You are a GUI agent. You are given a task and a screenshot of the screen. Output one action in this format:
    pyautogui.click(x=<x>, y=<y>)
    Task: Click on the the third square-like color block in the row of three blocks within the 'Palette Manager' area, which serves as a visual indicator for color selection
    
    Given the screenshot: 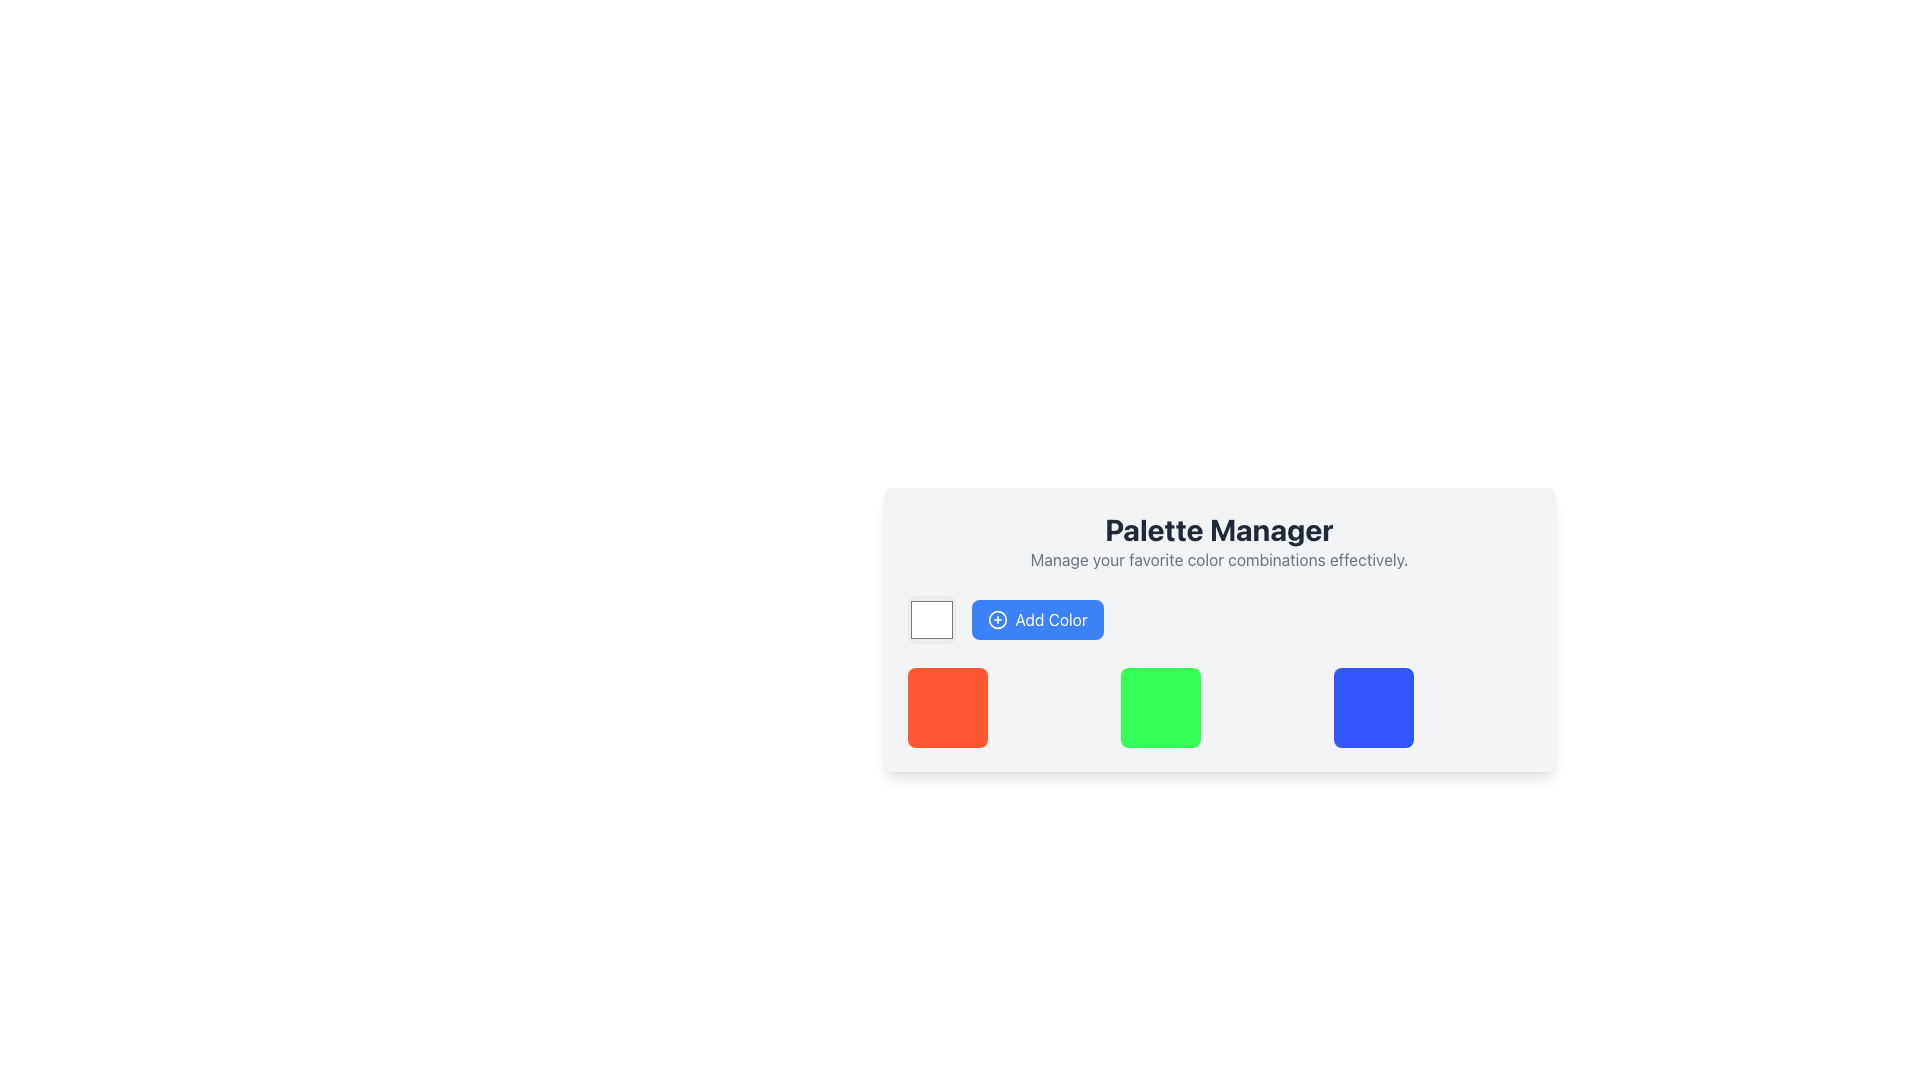 What is the action you would take?
    pyautogui.click(x=1373, y=707)
    